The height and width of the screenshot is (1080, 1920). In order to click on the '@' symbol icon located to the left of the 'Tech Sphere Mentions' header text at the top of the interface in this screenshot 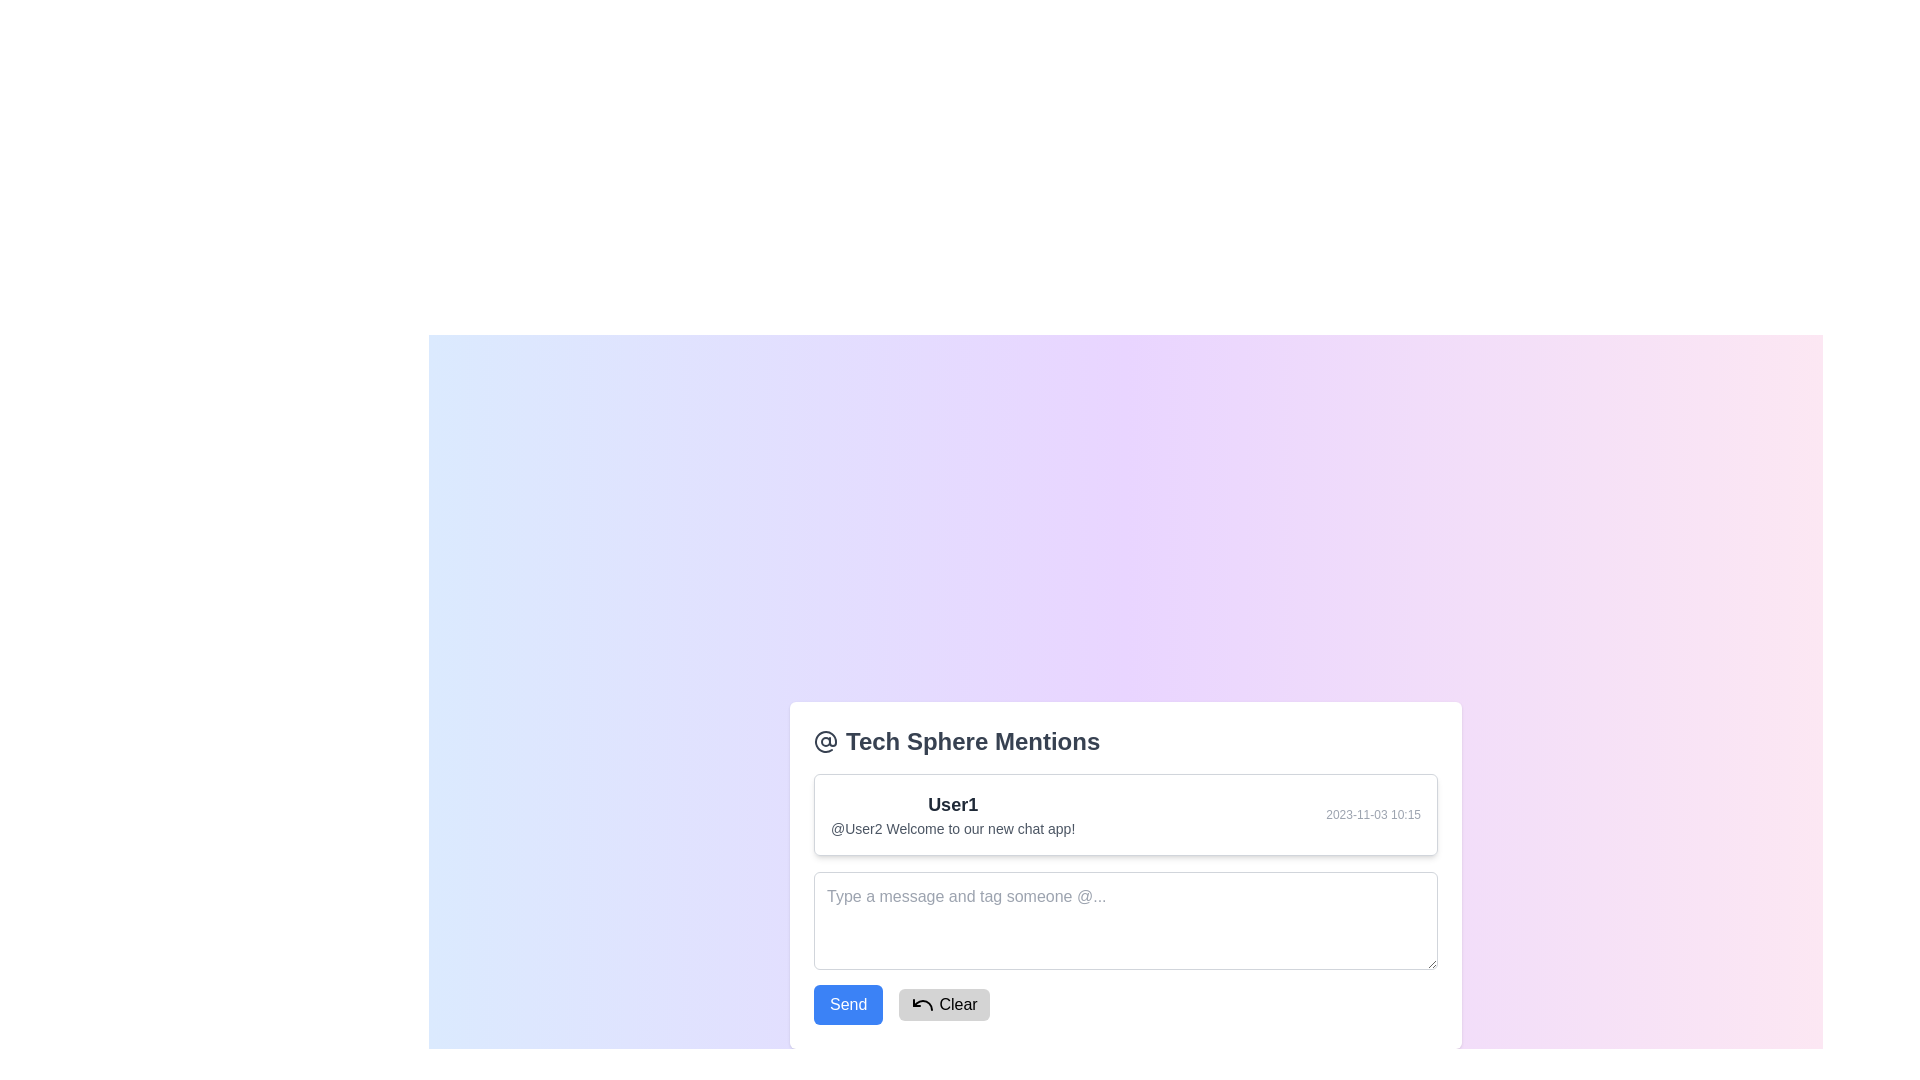, I will do `click(825, 741)`.